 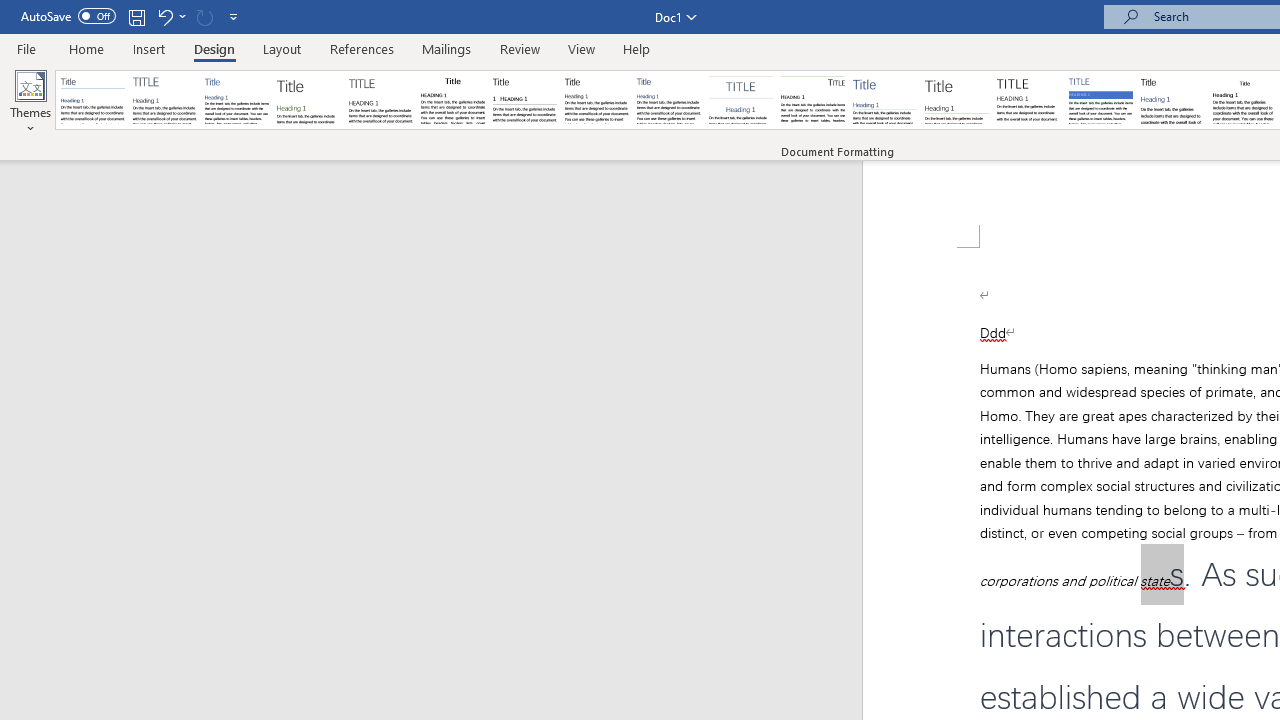 What do you see at coordinates (164, 16) in the screenshot?
I see `'Undo Apply Quick Style Set'` at bounding box center [164, 16].